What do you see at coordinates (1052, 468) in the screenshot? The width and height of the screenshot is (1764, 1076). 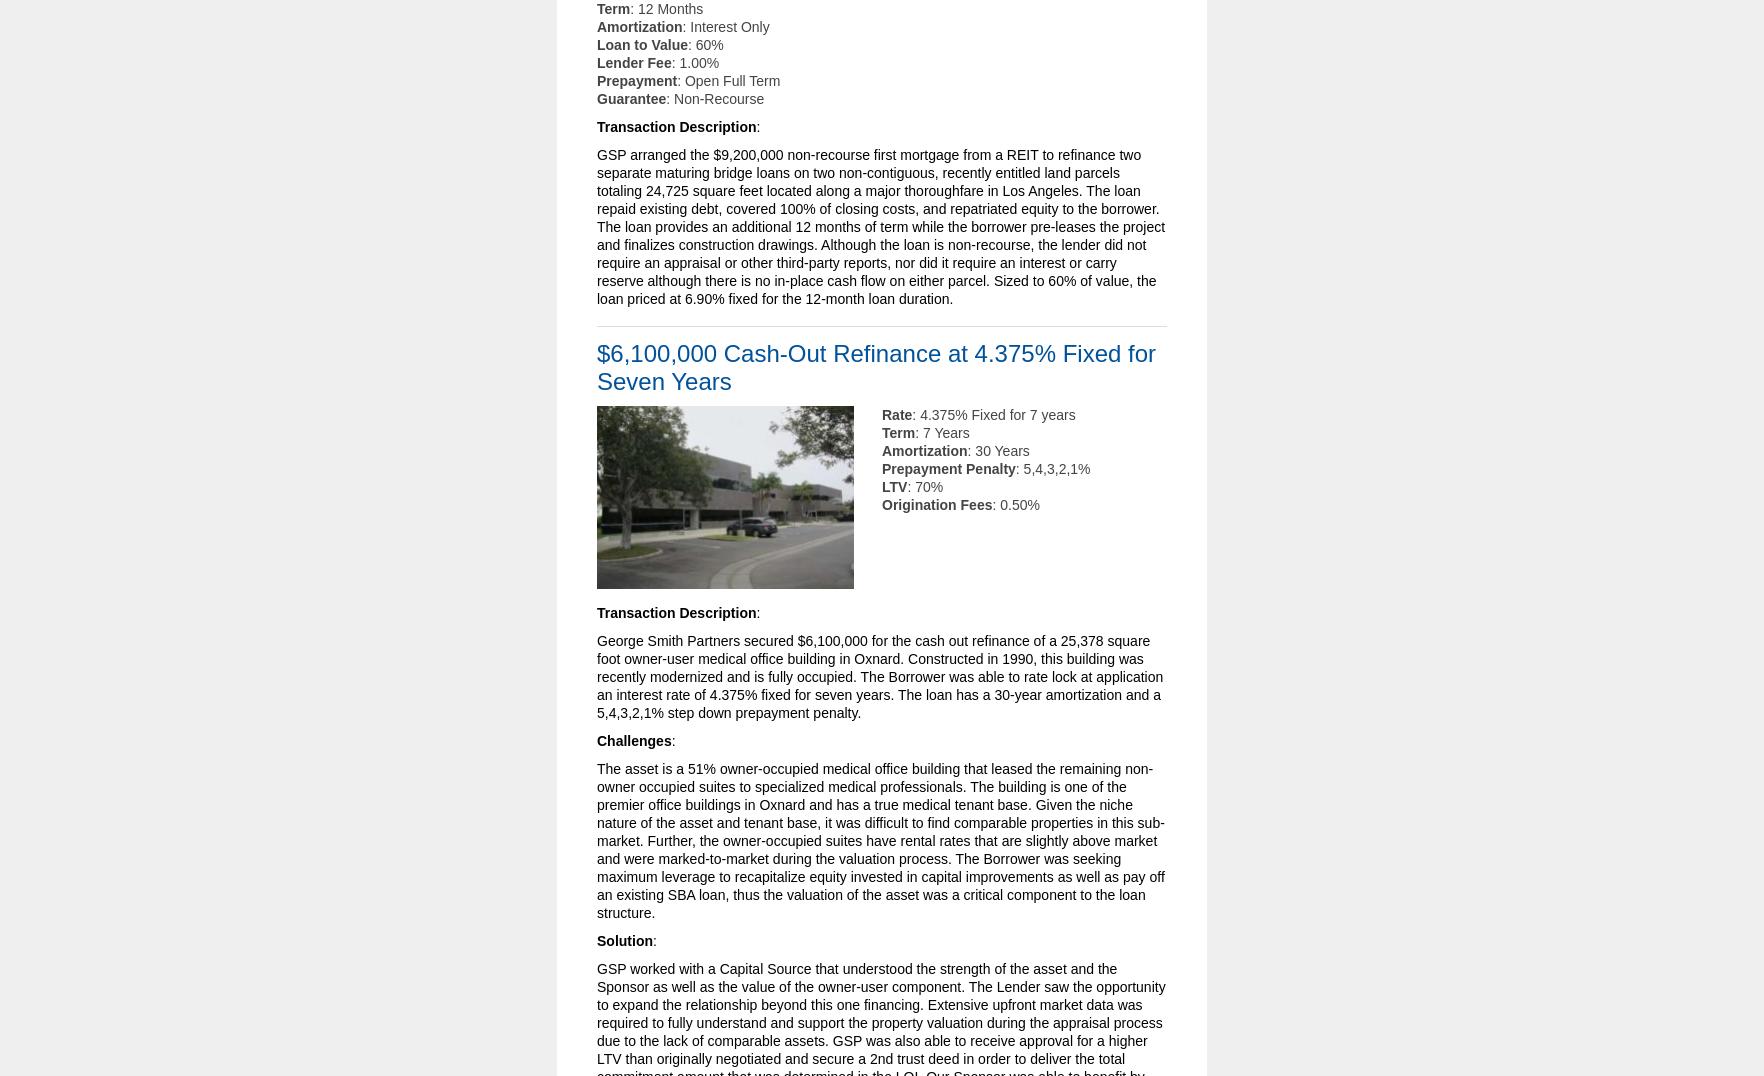 I see `': 5,4,3,2,1%'` at bounding box center [1052, 468].